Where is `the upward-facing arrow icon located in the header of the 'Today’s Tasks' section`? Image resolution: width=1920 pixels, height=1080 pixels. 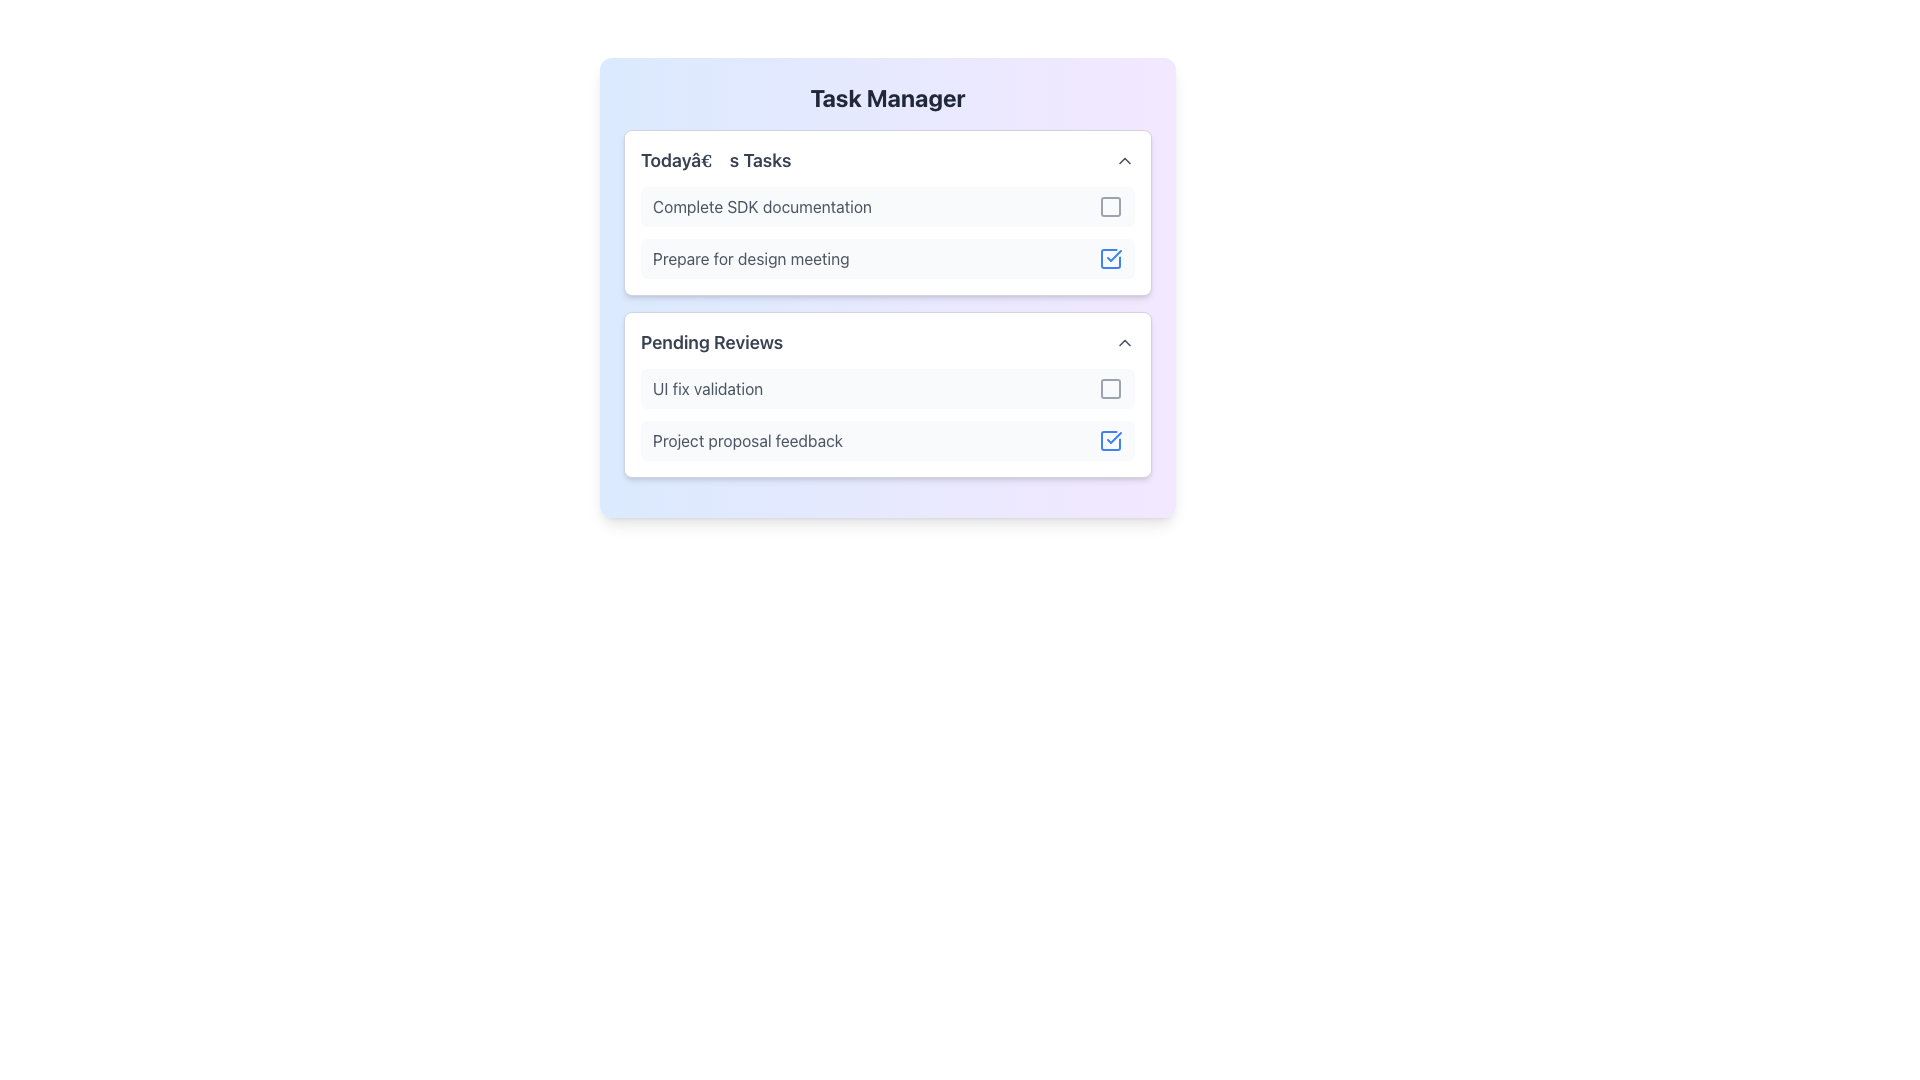 the upward-facing arrow icon located in the header of the 'Today’s Tasks' section is located at coordinates (1124, 160).